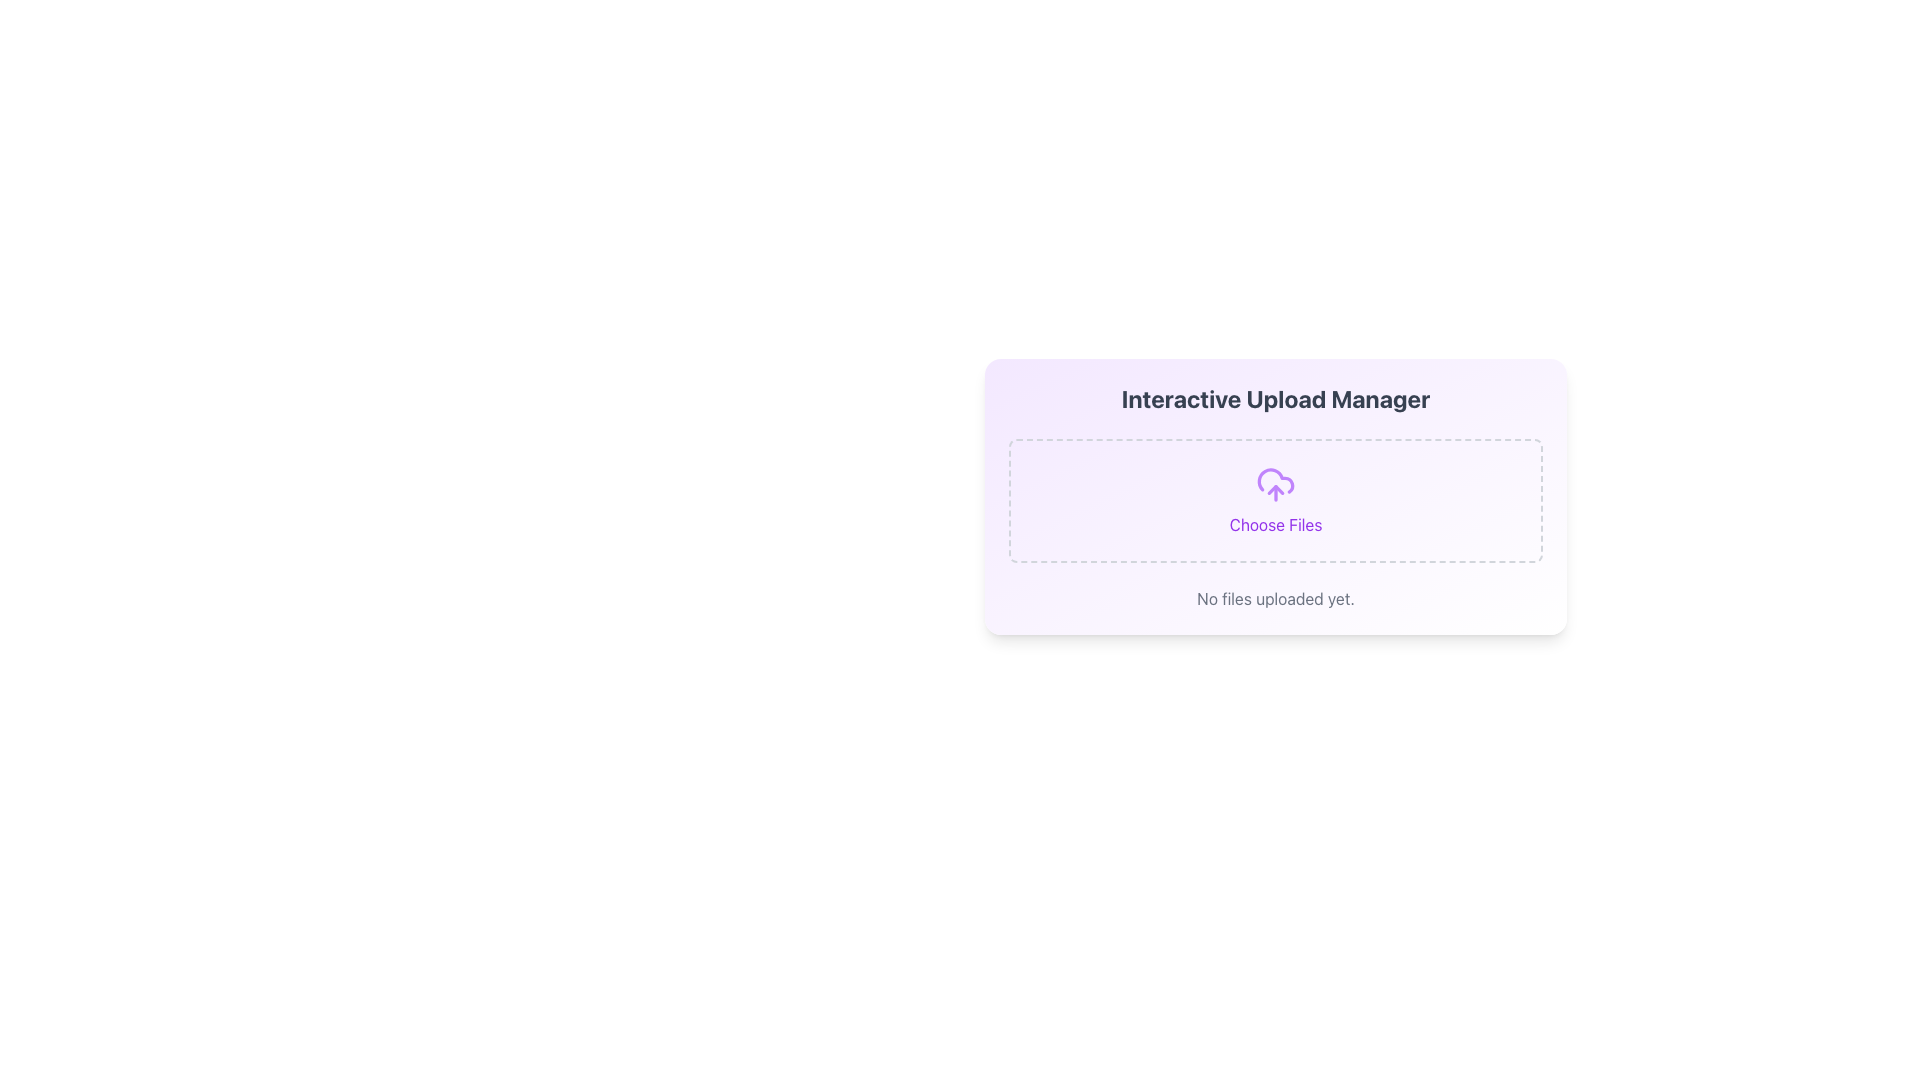 The width and height of the screenshot is (1920, 1080). I want to click on files onto the File Upload Button located in the Interactive Upload Manager, positioned below the title and above the text 'No files uploaded yet.', so click(1275, 500).